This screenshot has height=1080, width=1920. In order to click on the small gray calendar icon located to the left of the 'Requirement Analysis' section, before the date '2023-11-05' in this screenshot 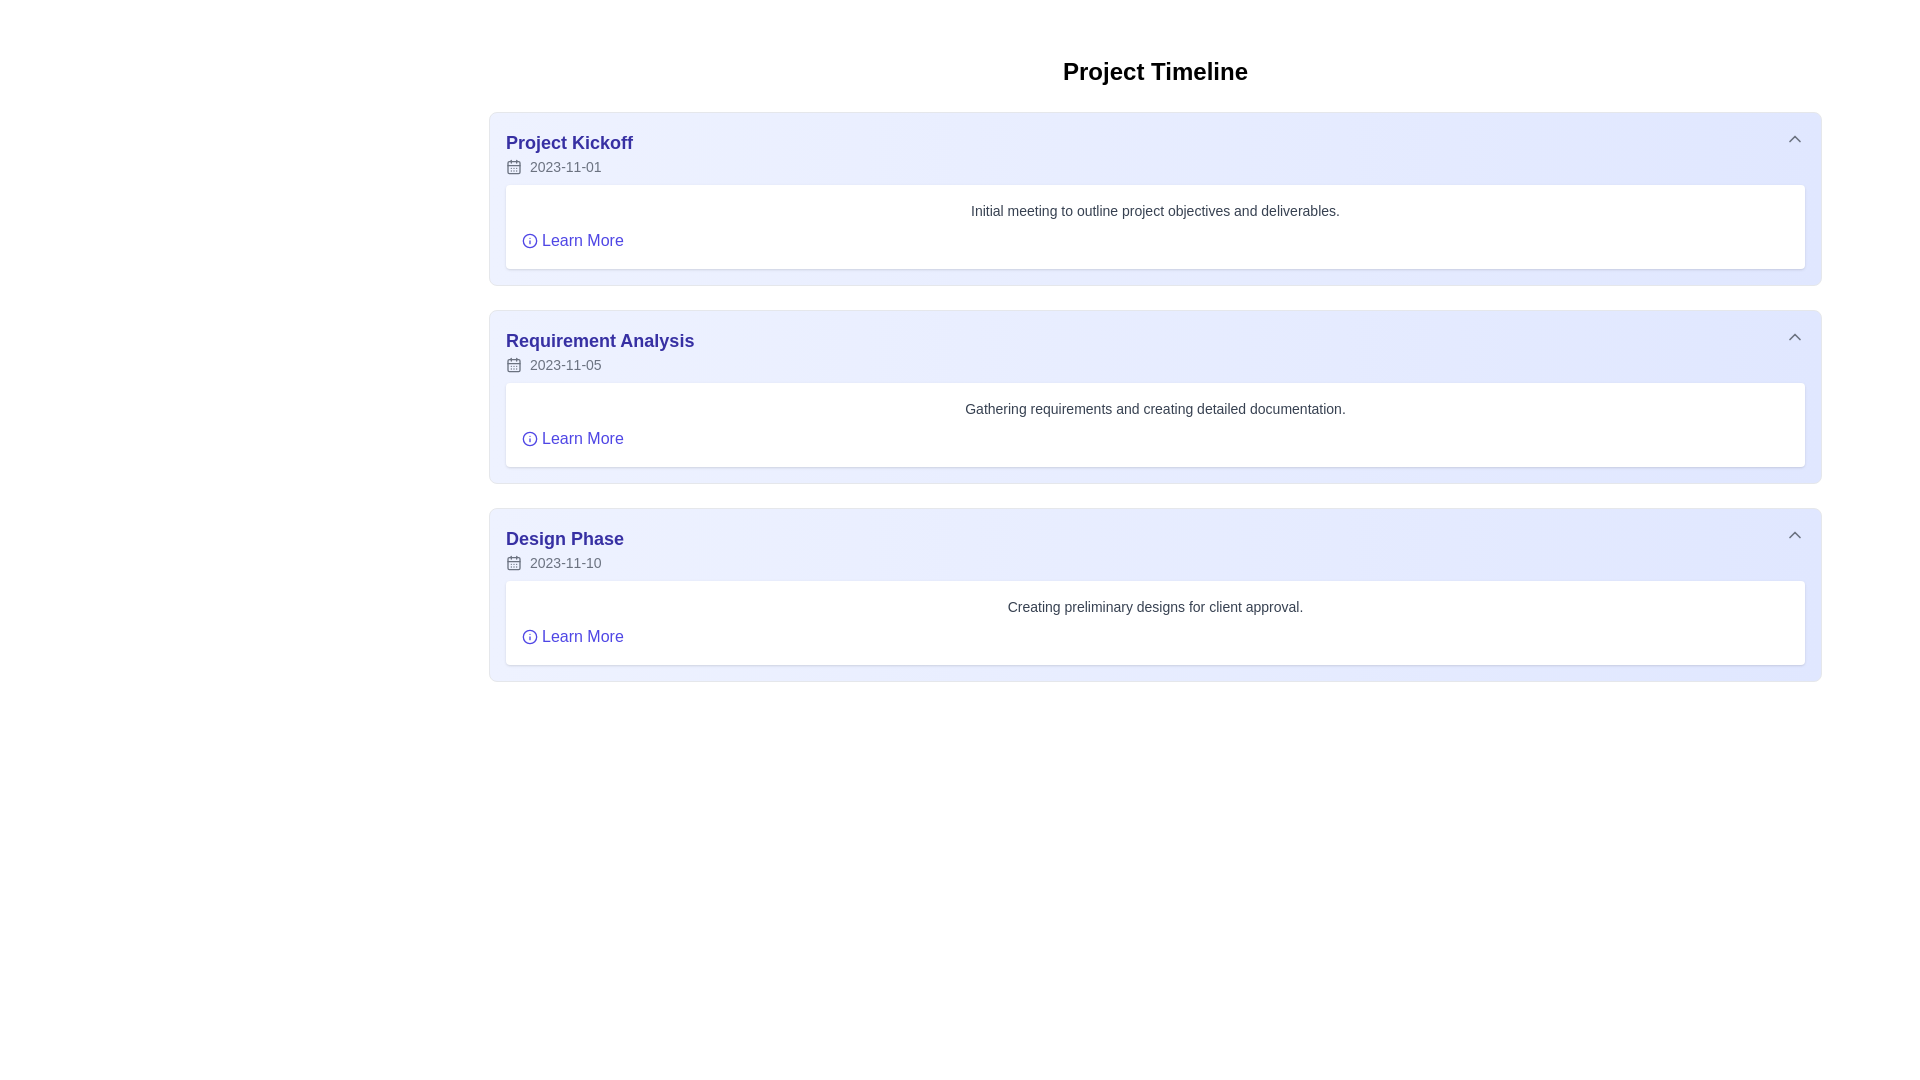, I will do `click(513, 365)`.